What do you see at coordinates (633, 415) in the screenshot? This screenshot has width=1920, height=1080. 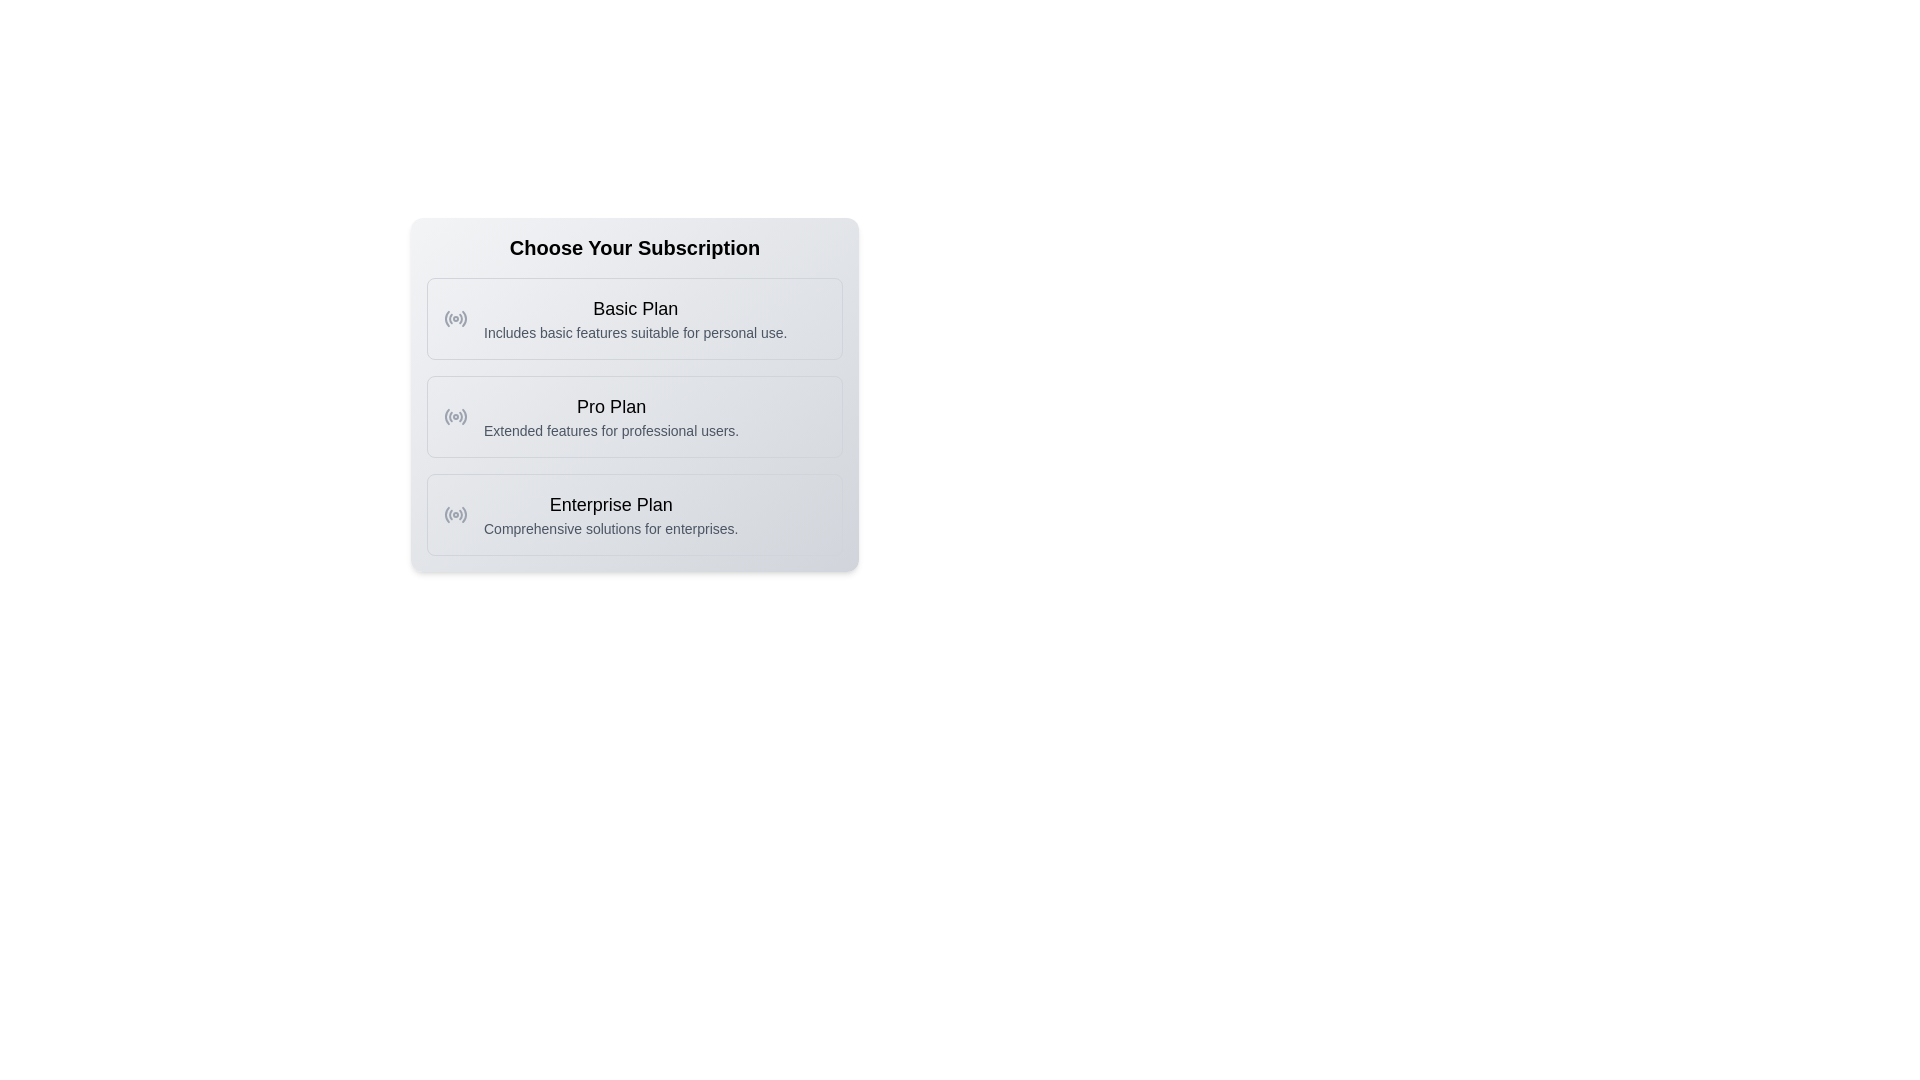 I see `the 'Pro Plan' subscription option button located in the middle of the vertically stacked list of subscription options under the header 'Choose Your Subscription'` at bounding box center [633, 415].